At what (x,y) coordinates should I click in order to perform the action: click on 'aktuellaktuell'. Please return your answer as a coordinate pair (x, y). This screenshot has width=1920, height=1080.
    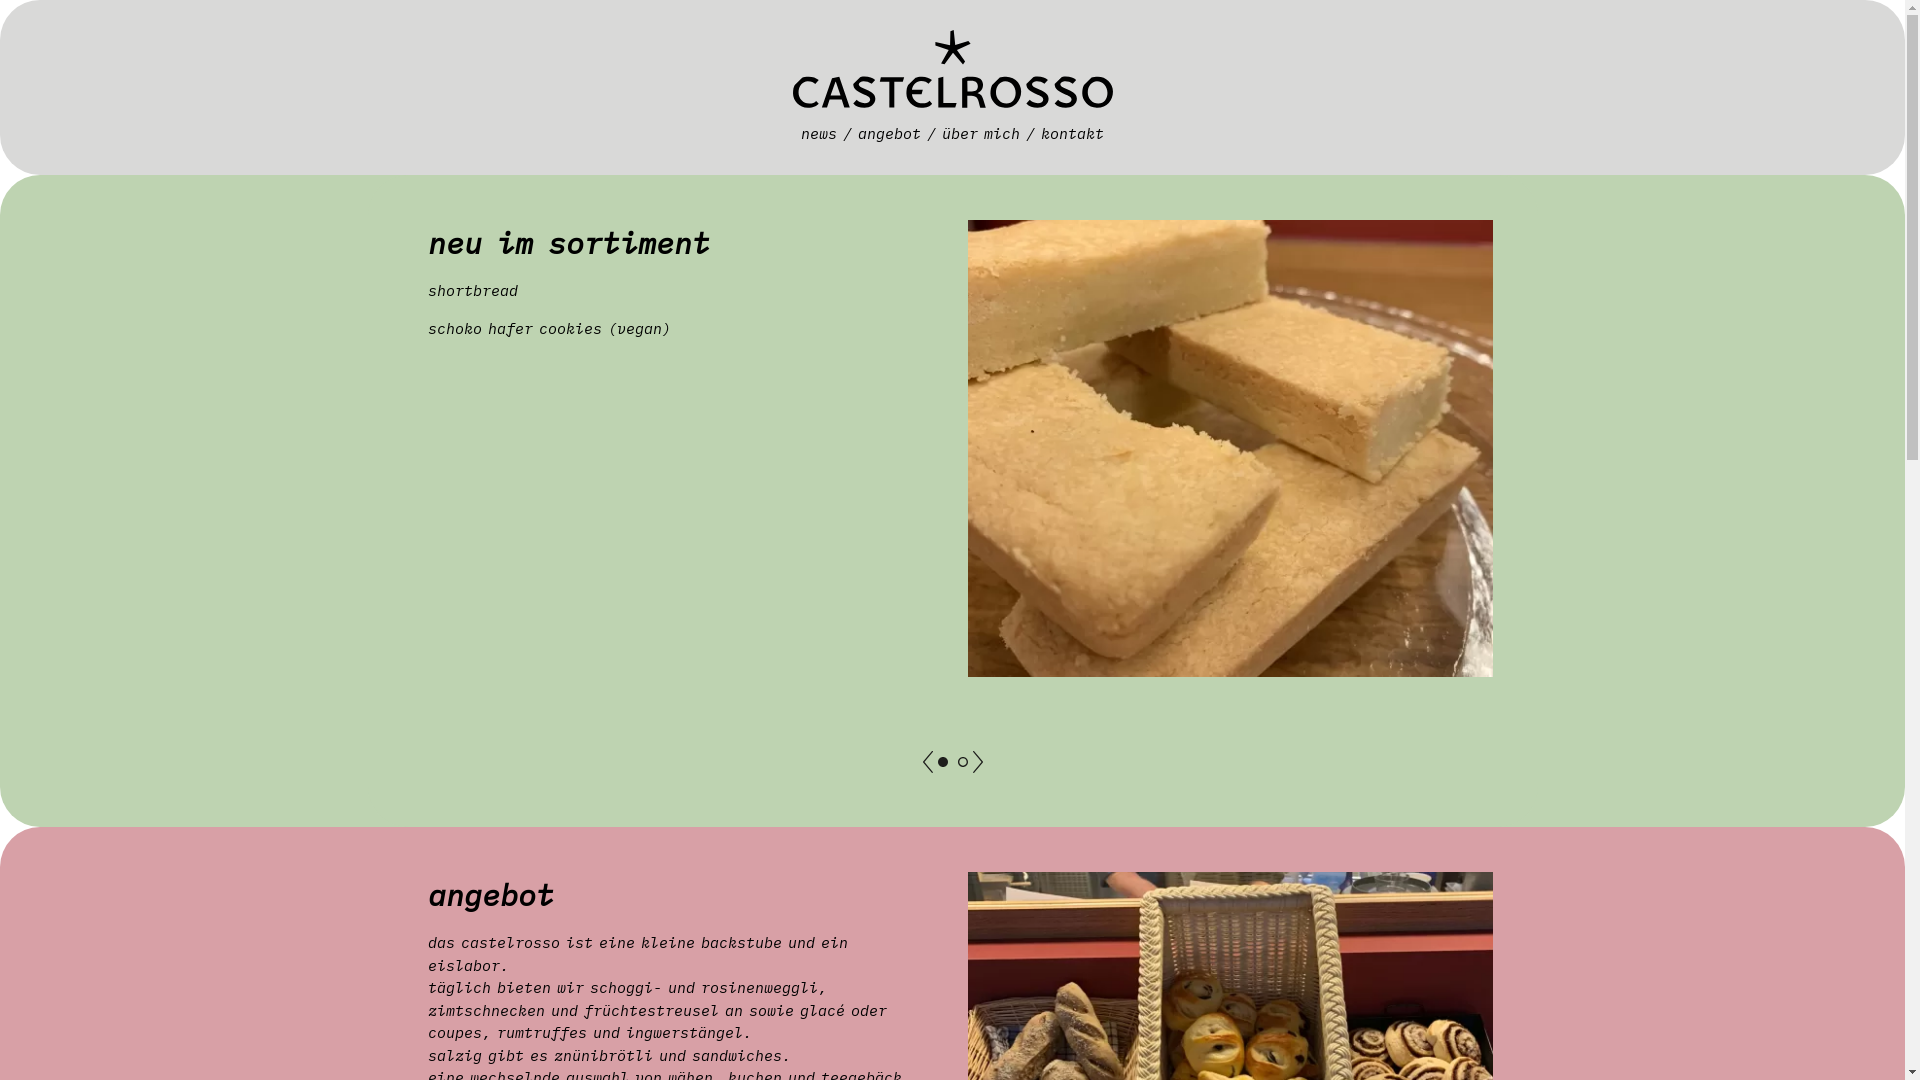
    Looking at the image, I should click on (963, 762).